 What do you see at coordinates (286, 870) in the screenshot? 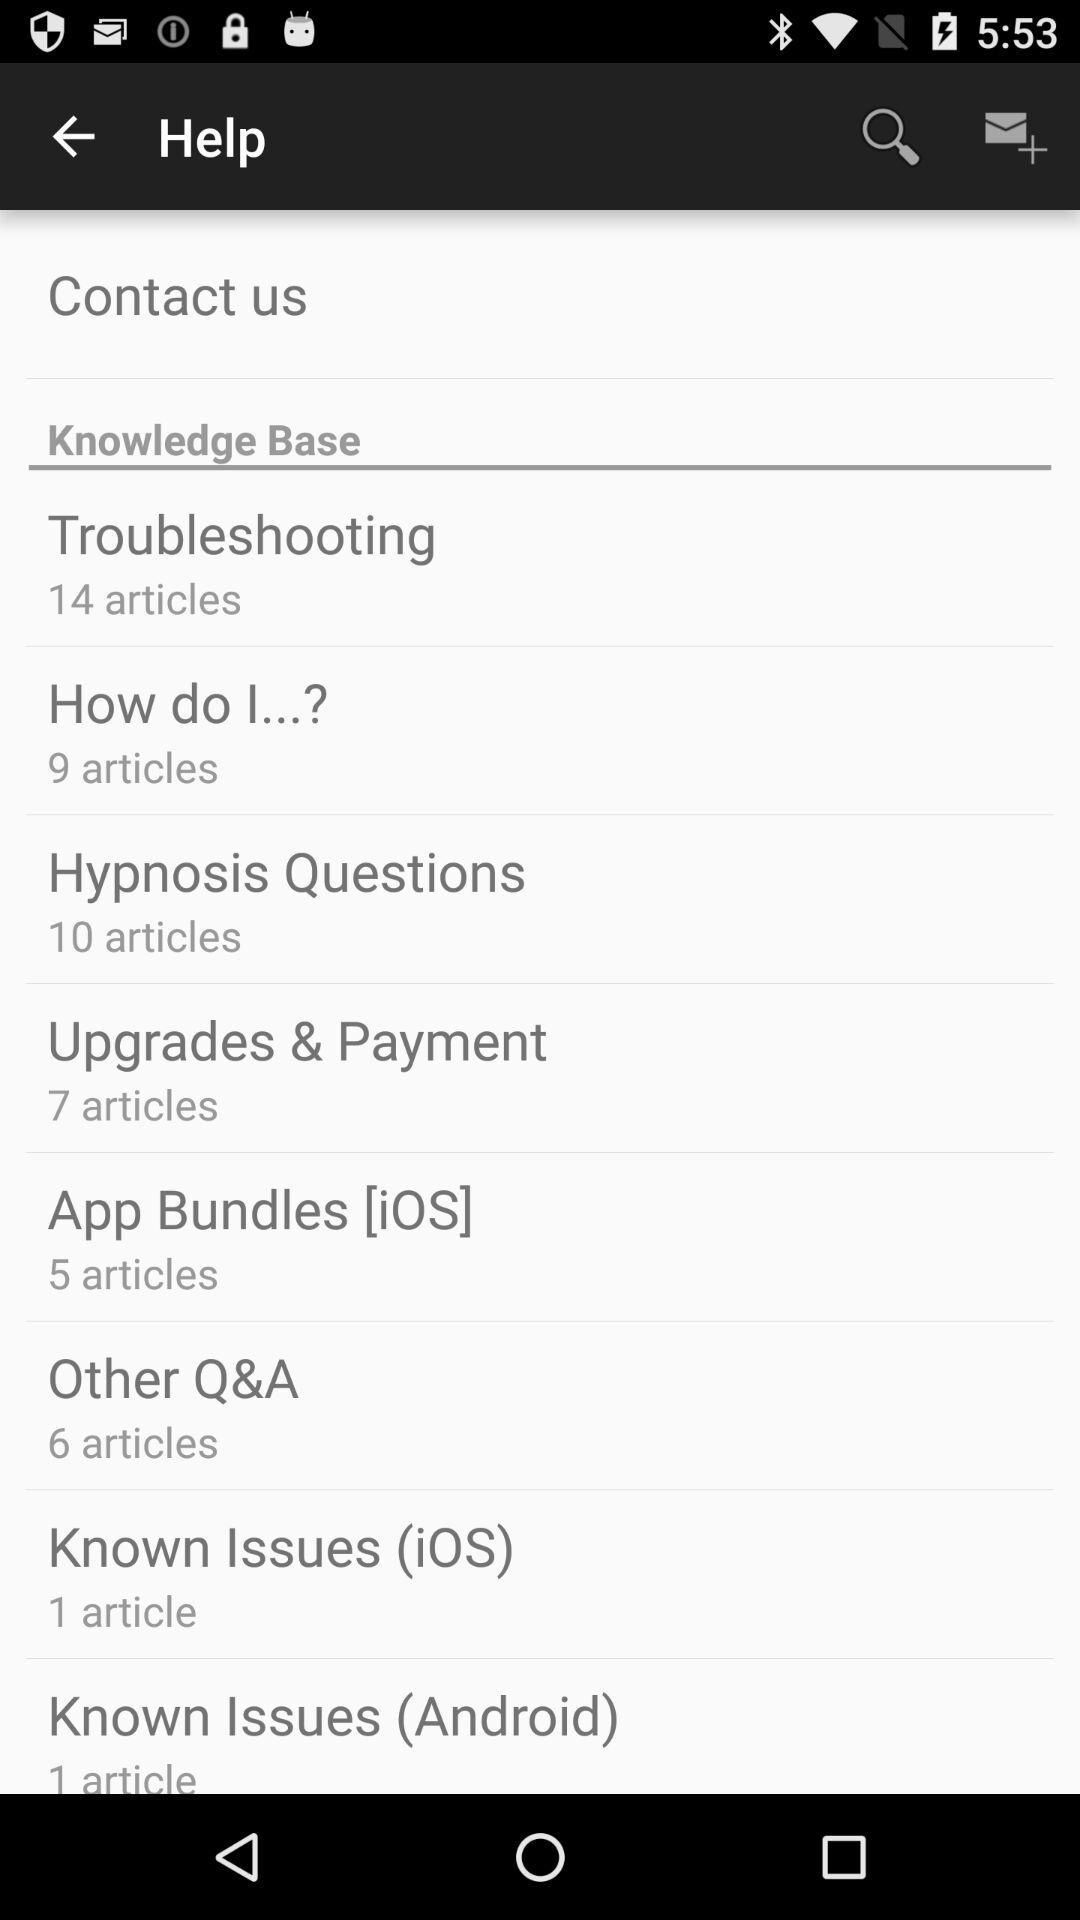
I see `hypnosis questions` at bounding box center [286, 870].